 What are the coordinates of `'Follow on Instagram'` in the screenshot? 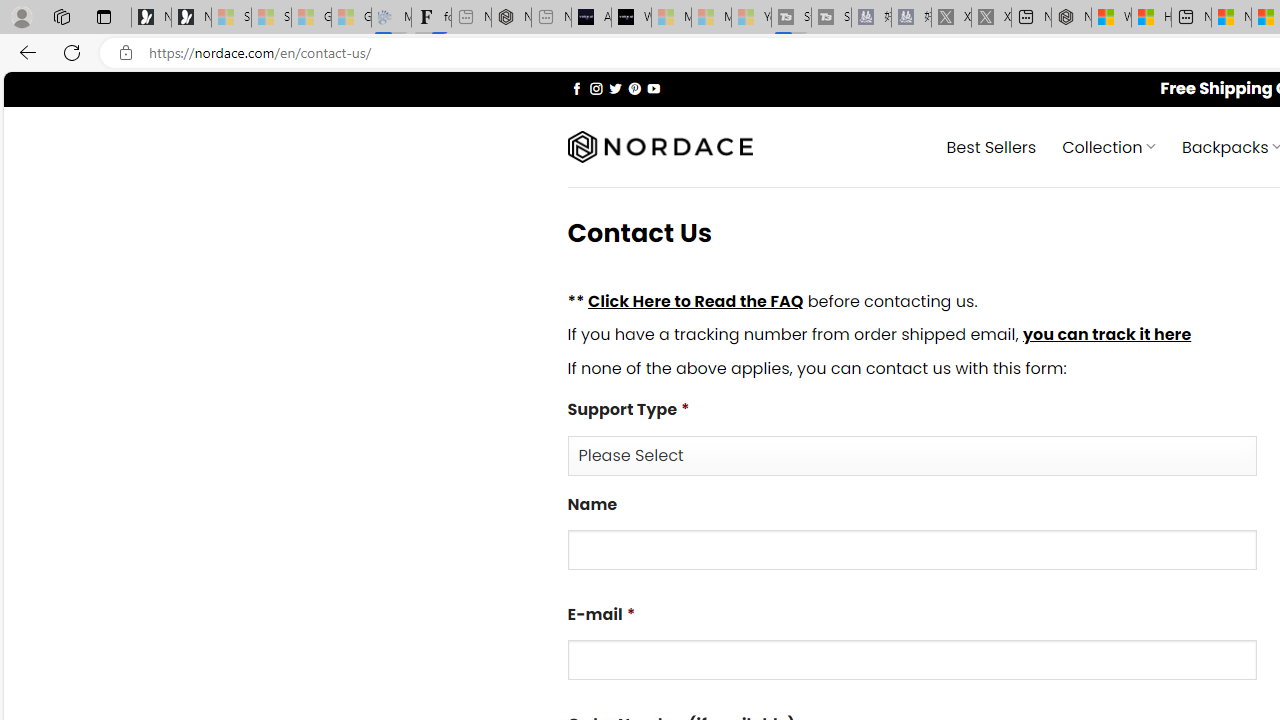 It's located at (595, 87).